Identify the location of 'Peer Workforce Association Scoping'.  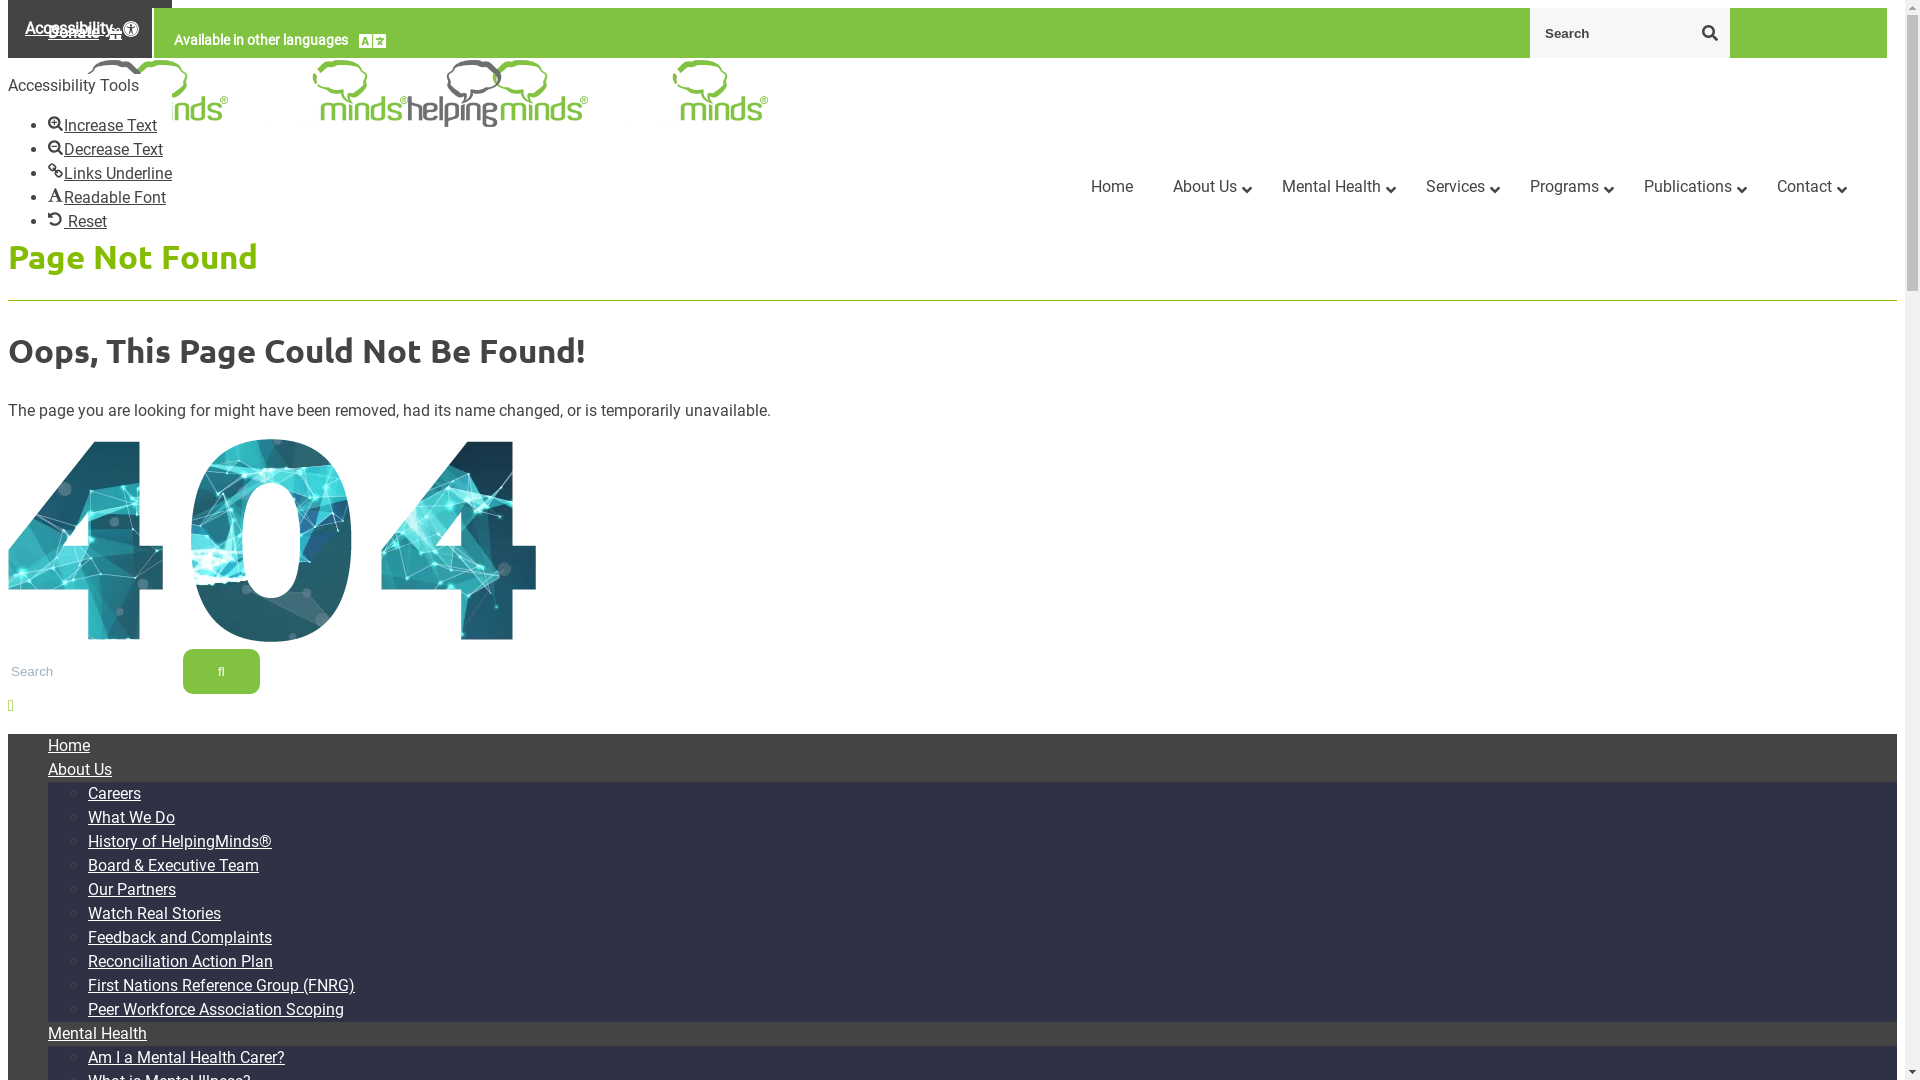
(216, 1009).